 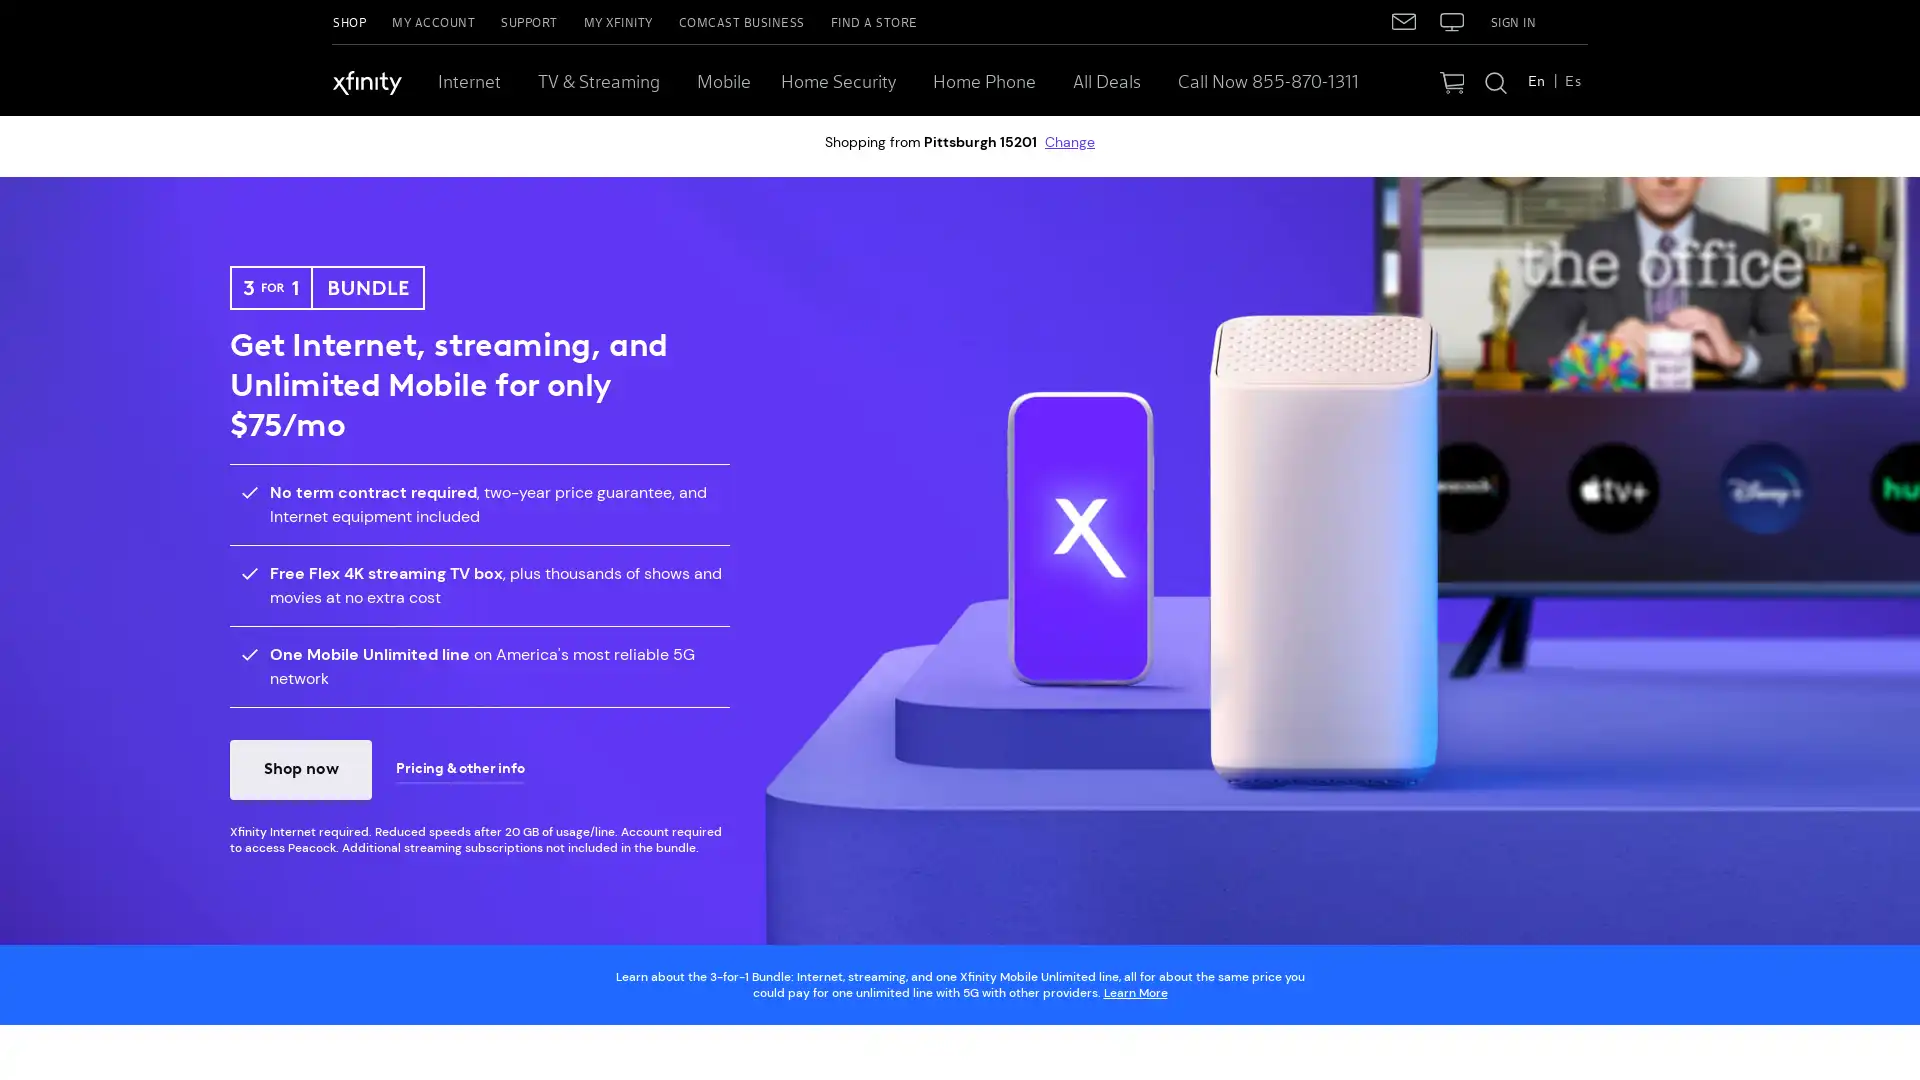 I want to click on All Deals, more links, so click(x=1154, y=77).